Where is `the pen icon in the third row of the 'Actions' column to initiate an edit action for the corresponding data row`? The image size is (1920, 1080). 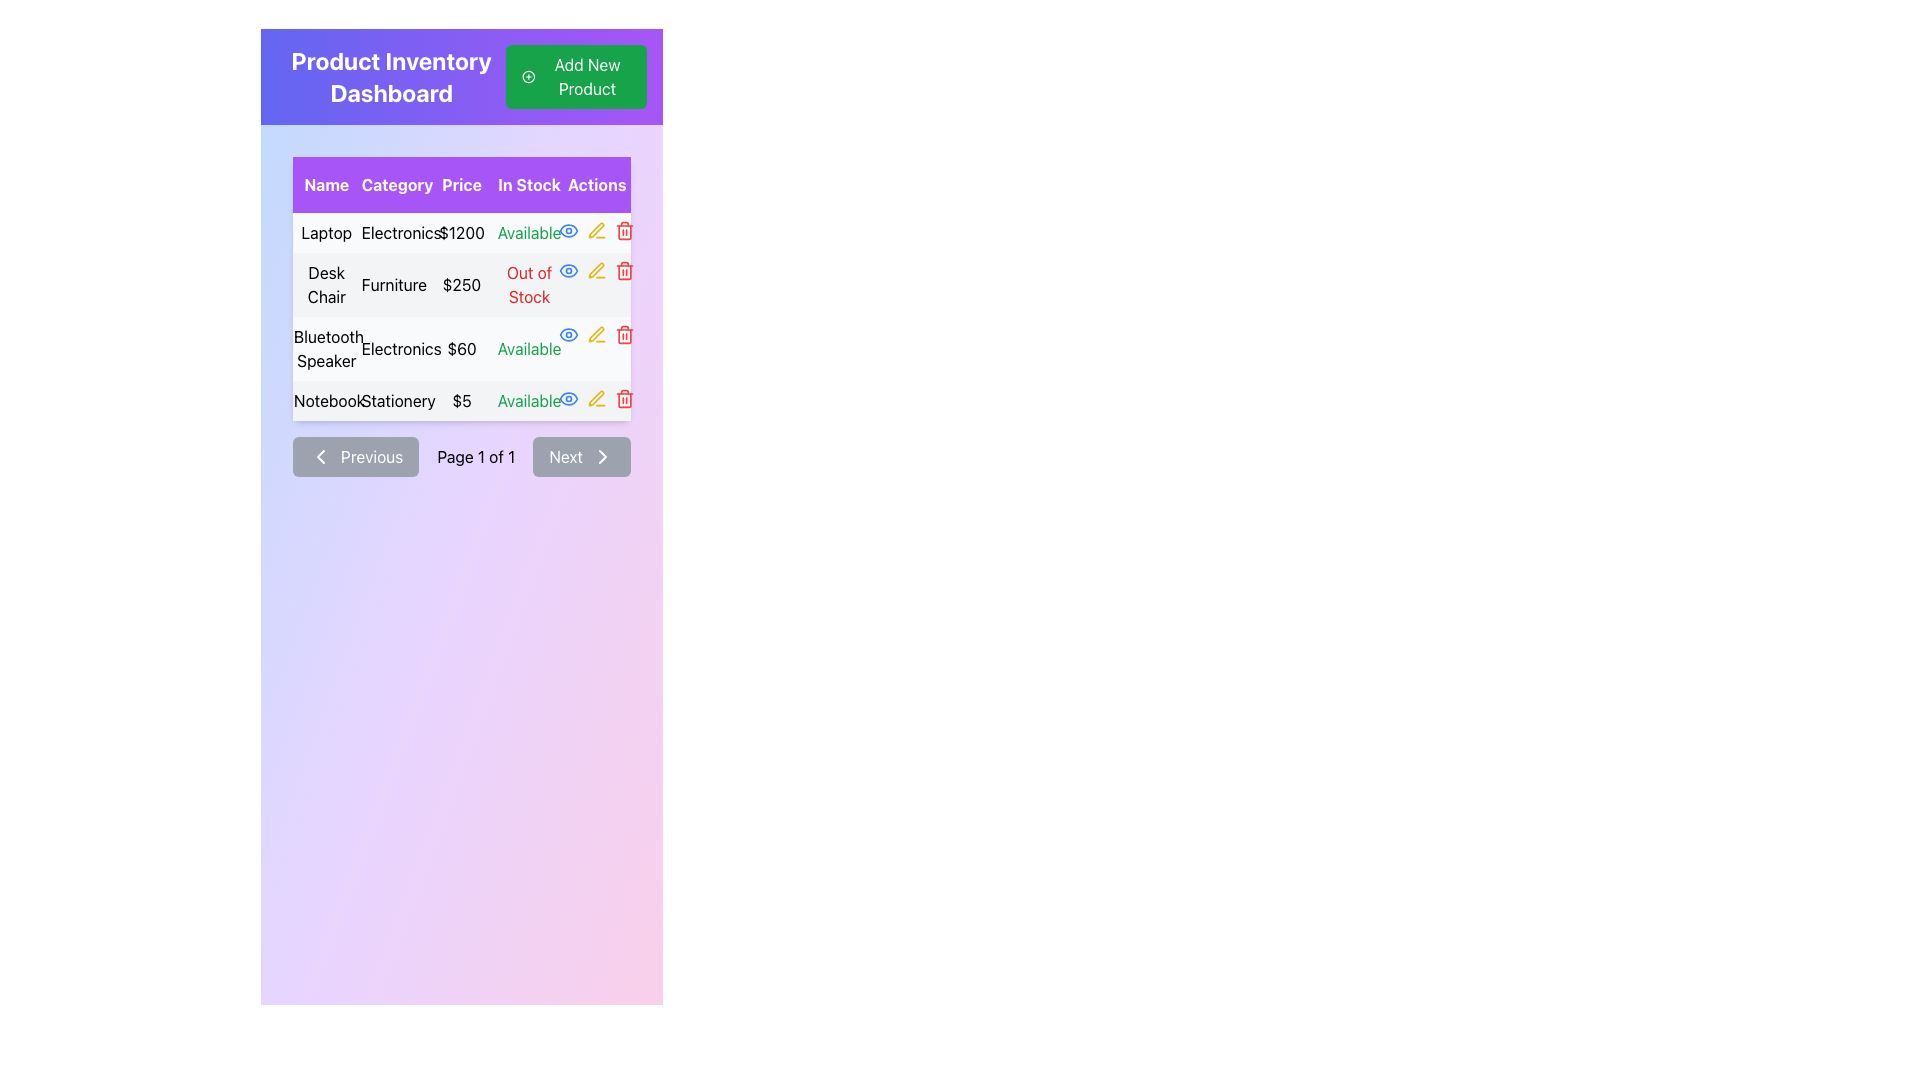 the pen icon in the third row of the 'Actions' column to initiate an edit action for the corresponding data row is located at coordinates (596, 334).